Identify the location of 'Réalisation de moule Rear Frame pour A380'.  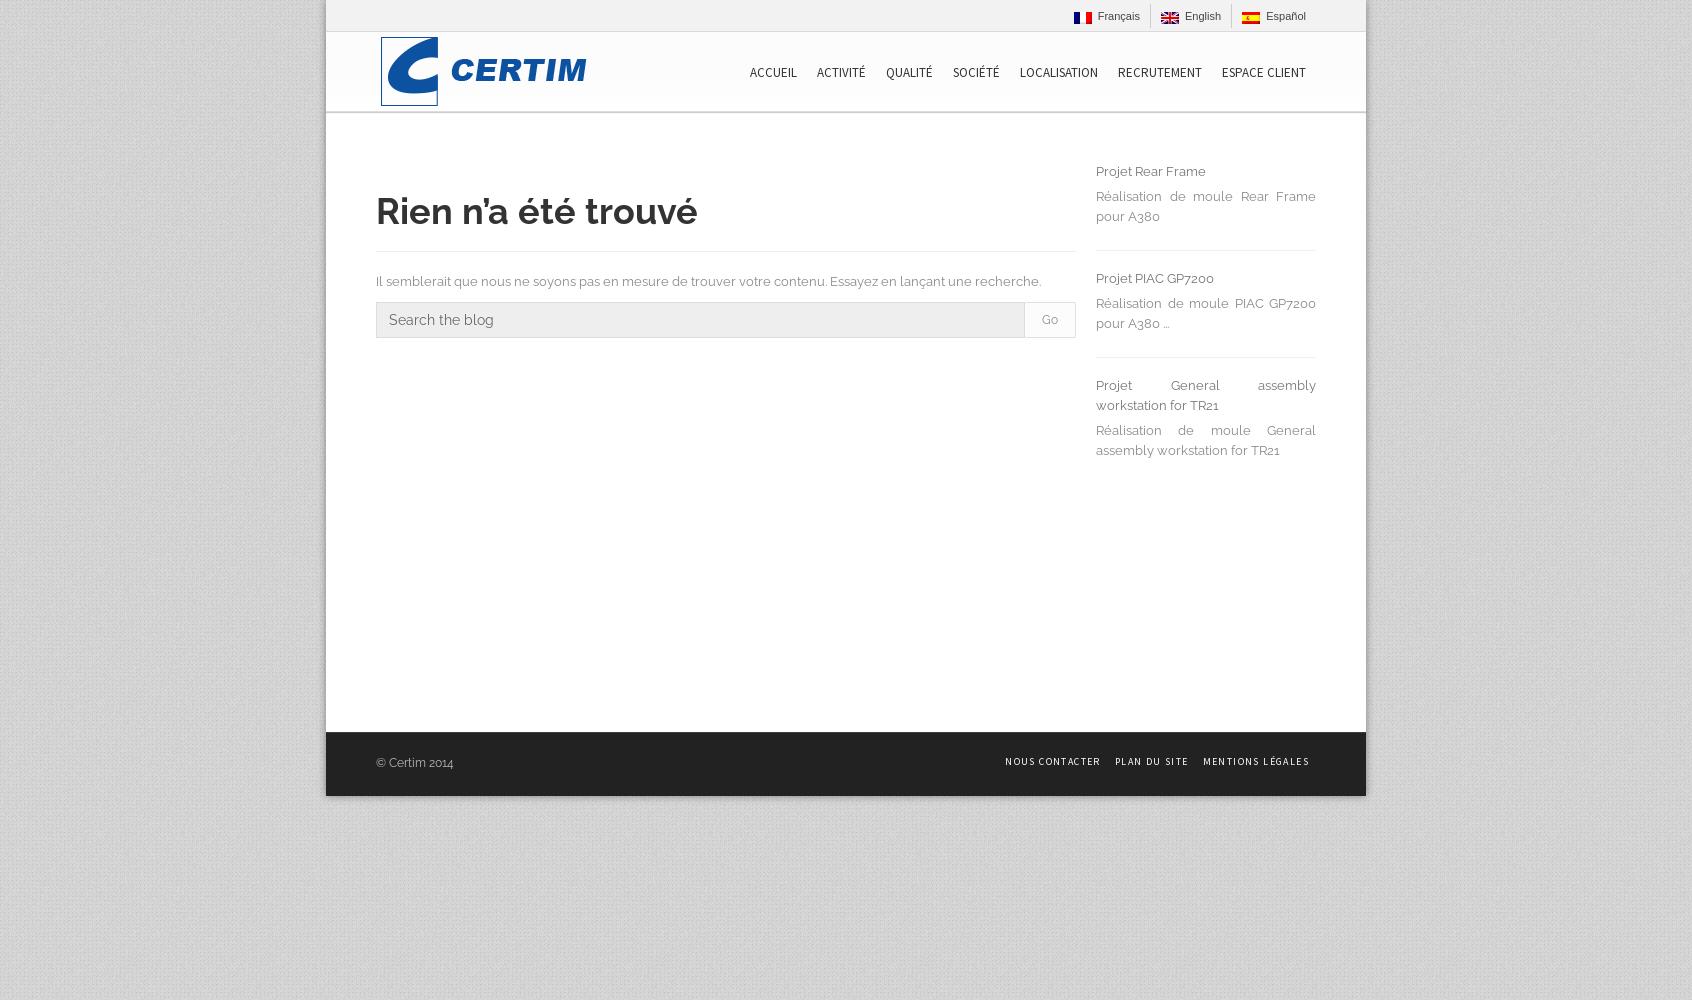
(1096, 205).